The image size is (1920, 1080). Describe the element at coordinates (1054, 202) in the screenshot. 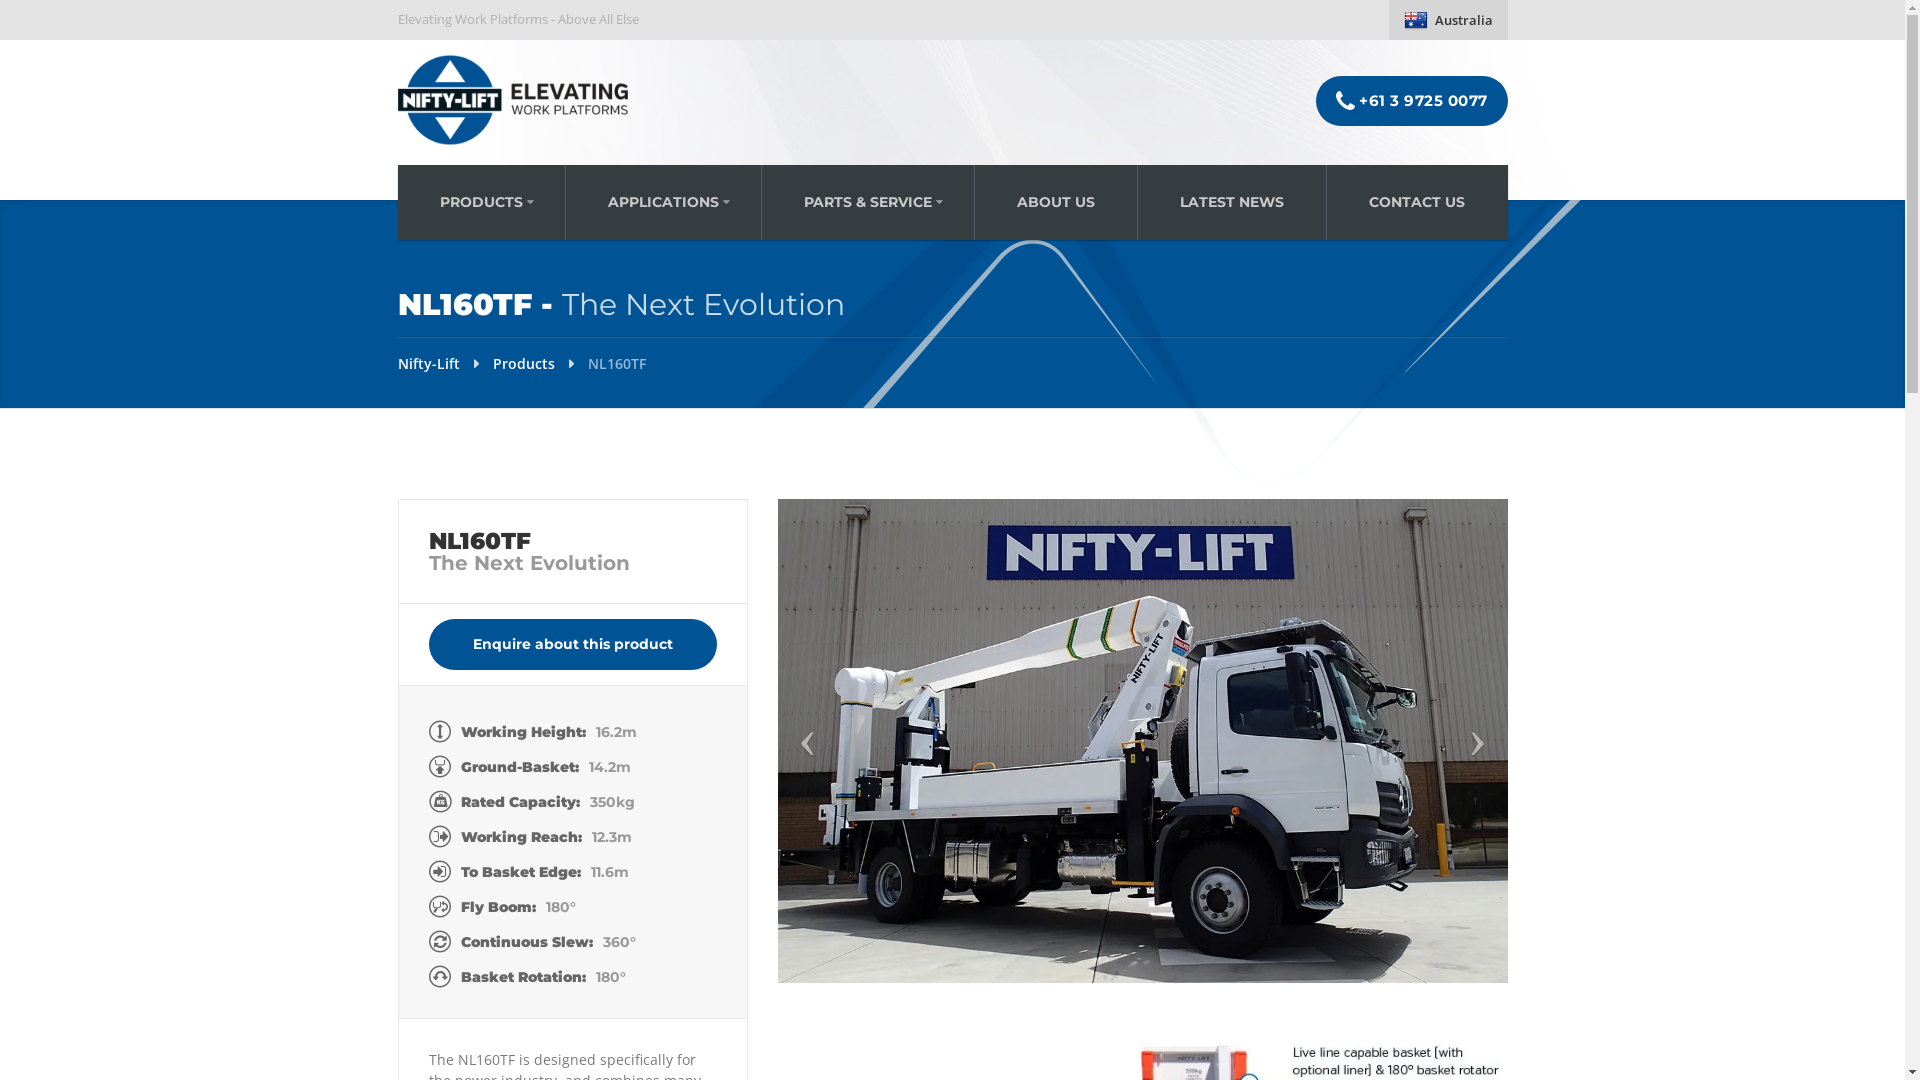

I see `'ABOUT US'` at that location.